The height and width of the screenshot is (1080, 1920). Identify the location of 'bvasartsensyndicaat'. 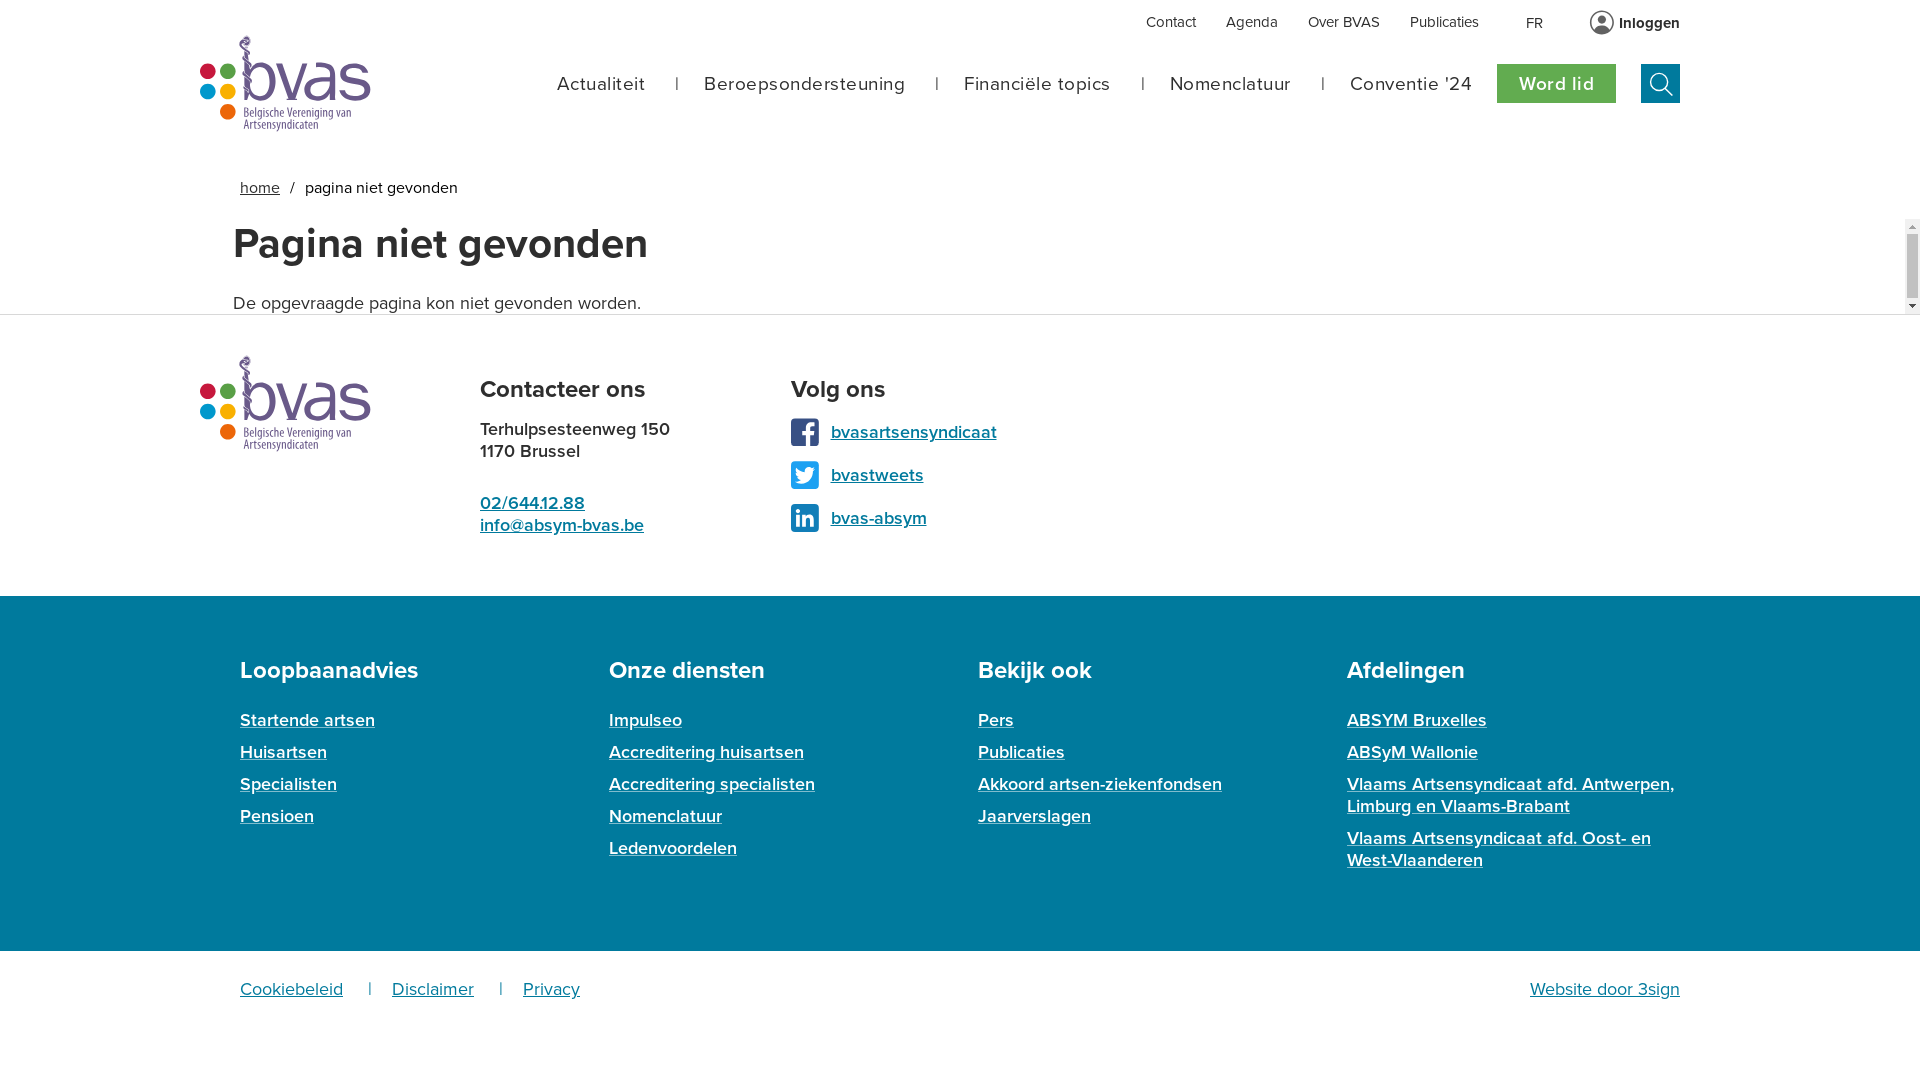
(911, 431).